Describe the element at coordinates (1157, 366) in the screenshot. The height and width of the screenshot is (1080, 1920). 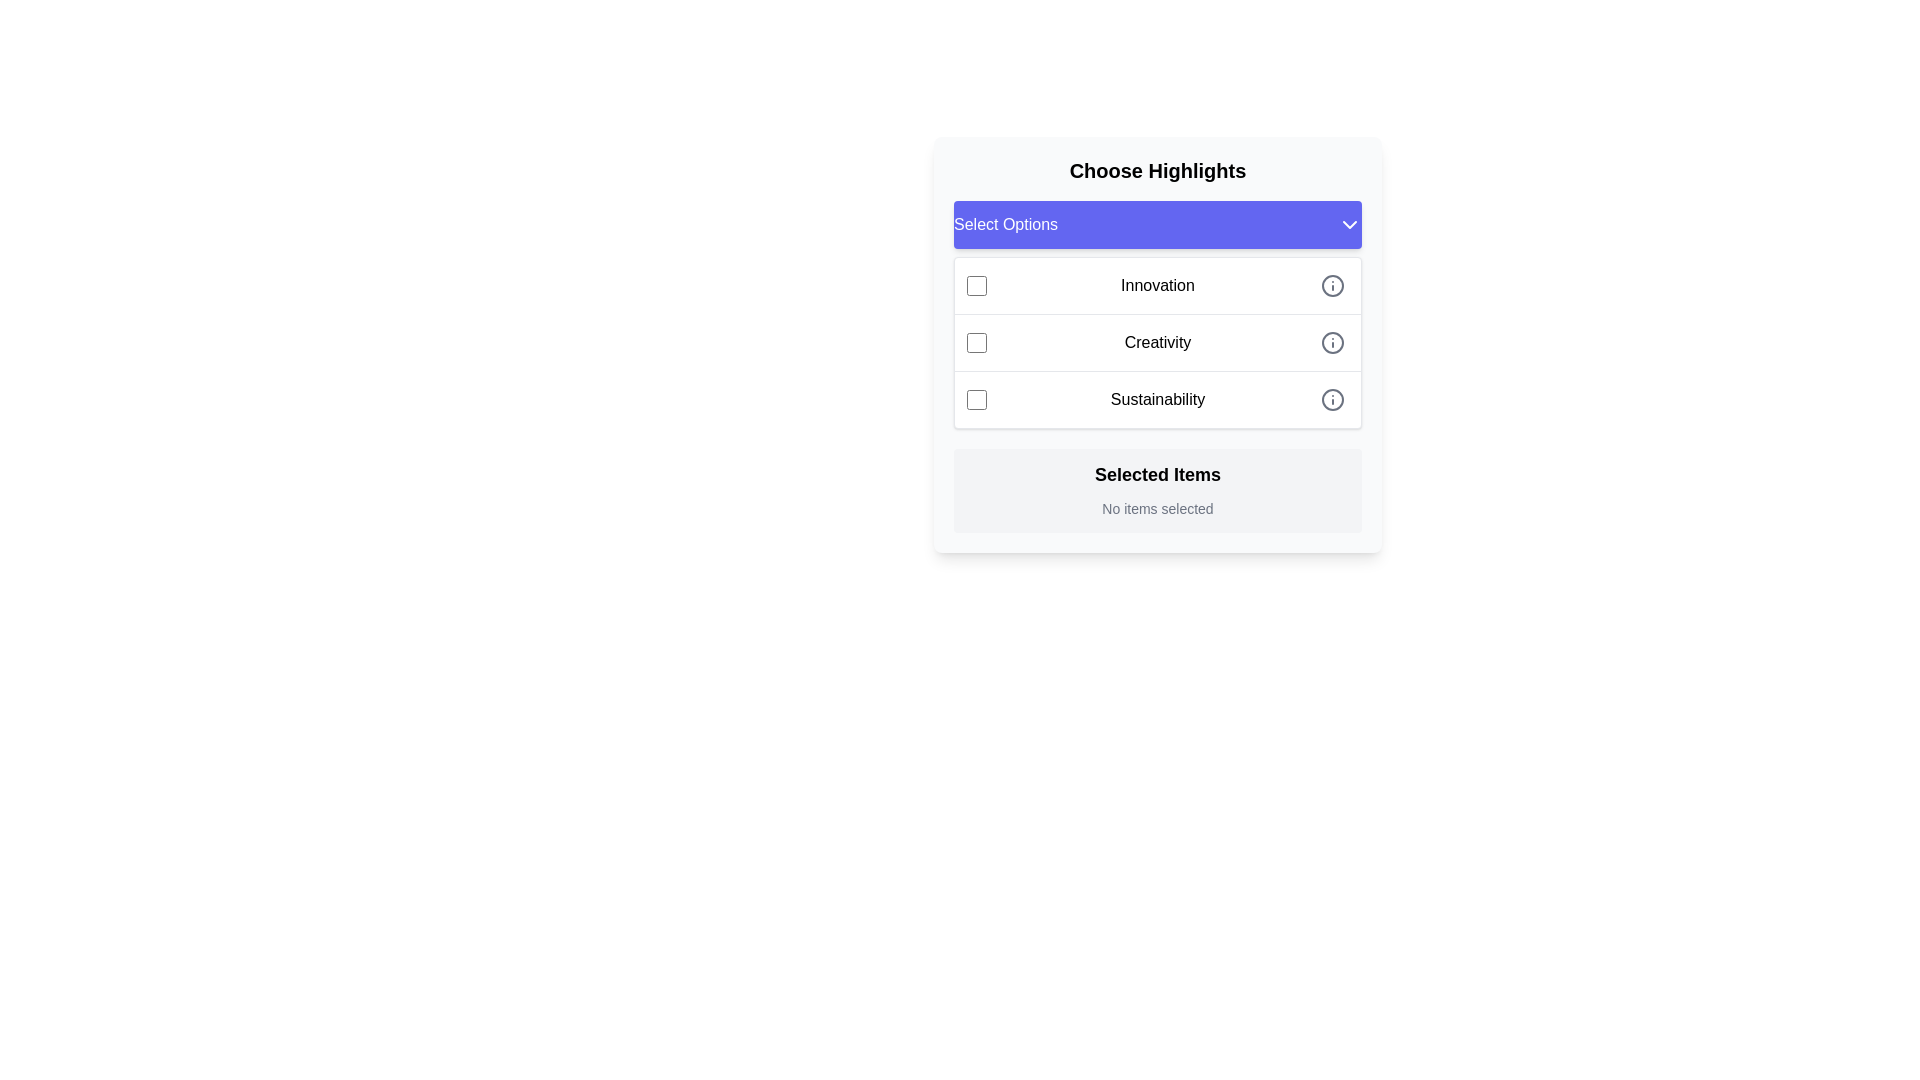
I see `the 'Creativity' selectable list item with checkbox` at that location.